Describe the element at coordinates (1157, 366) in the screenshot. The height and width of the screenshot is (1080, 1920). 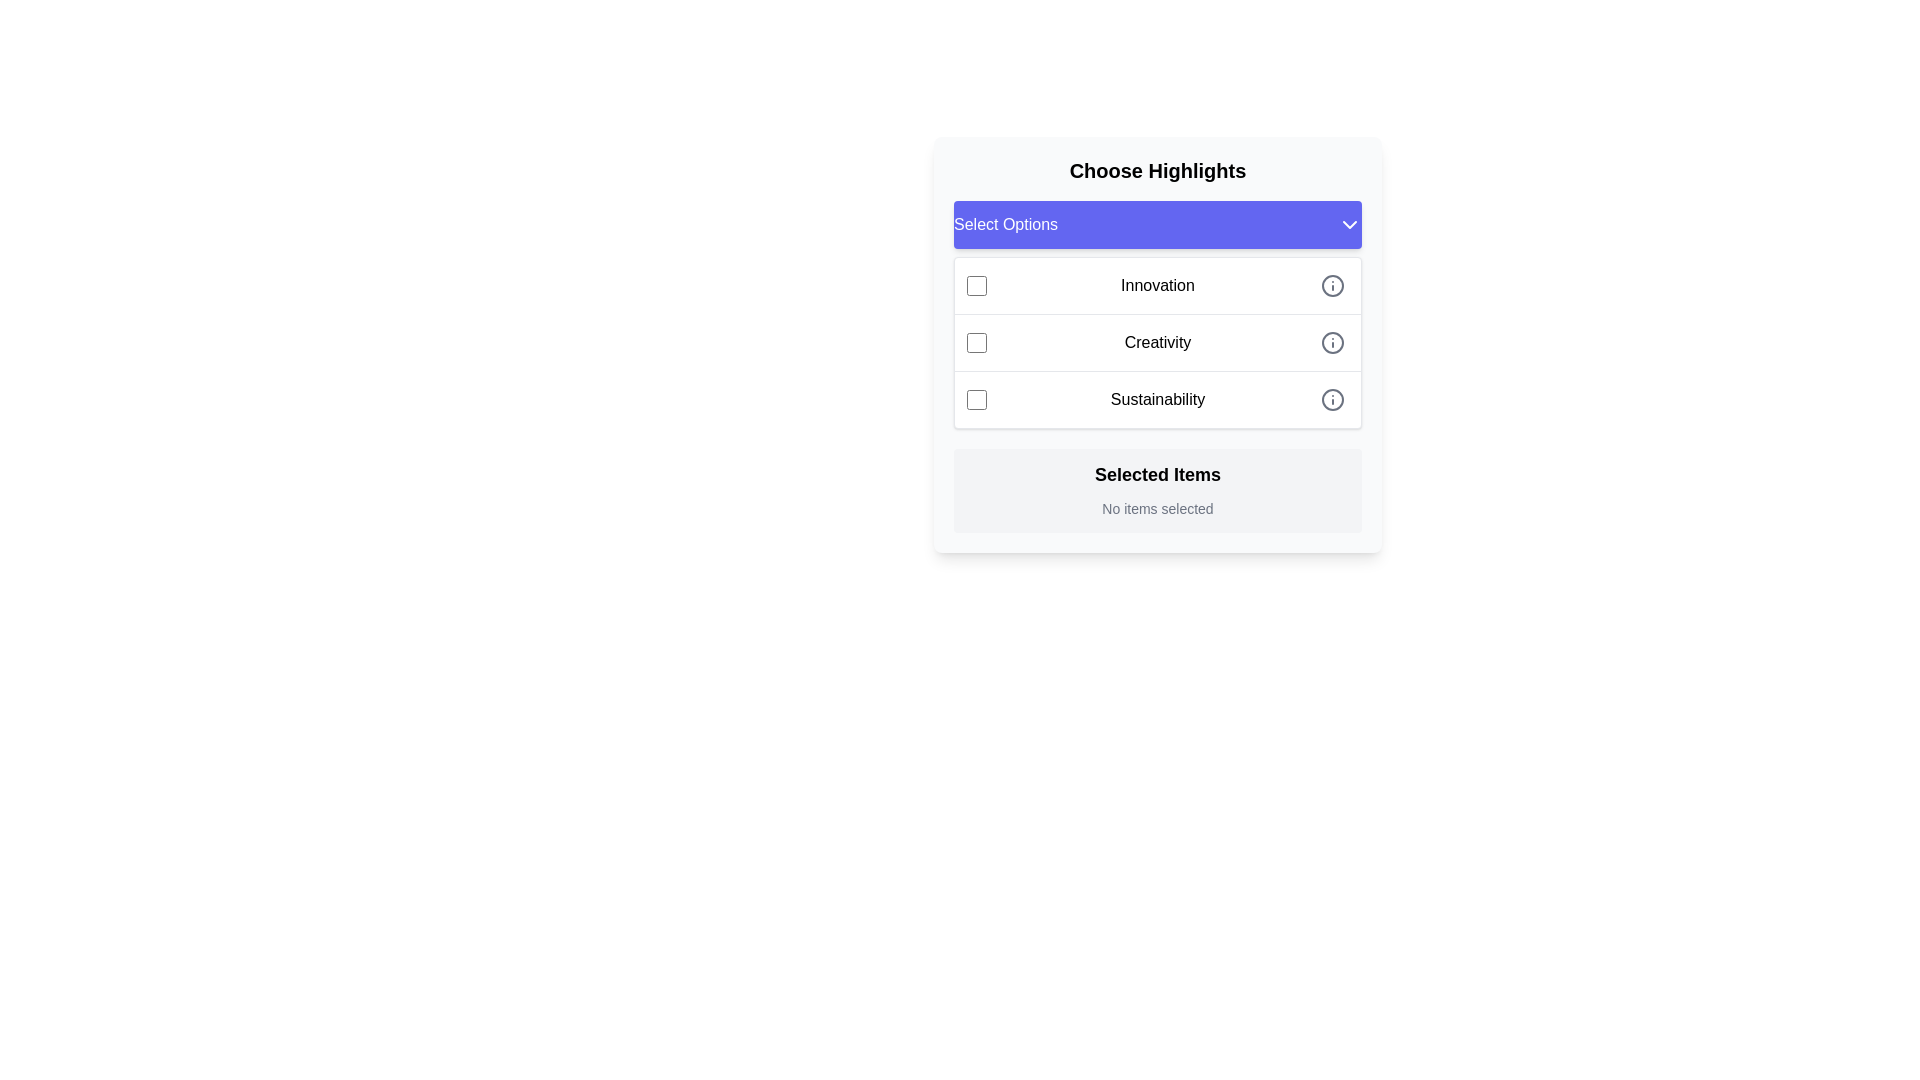
I see `the 'Creativity' selectable list item with checkbox` at that location.